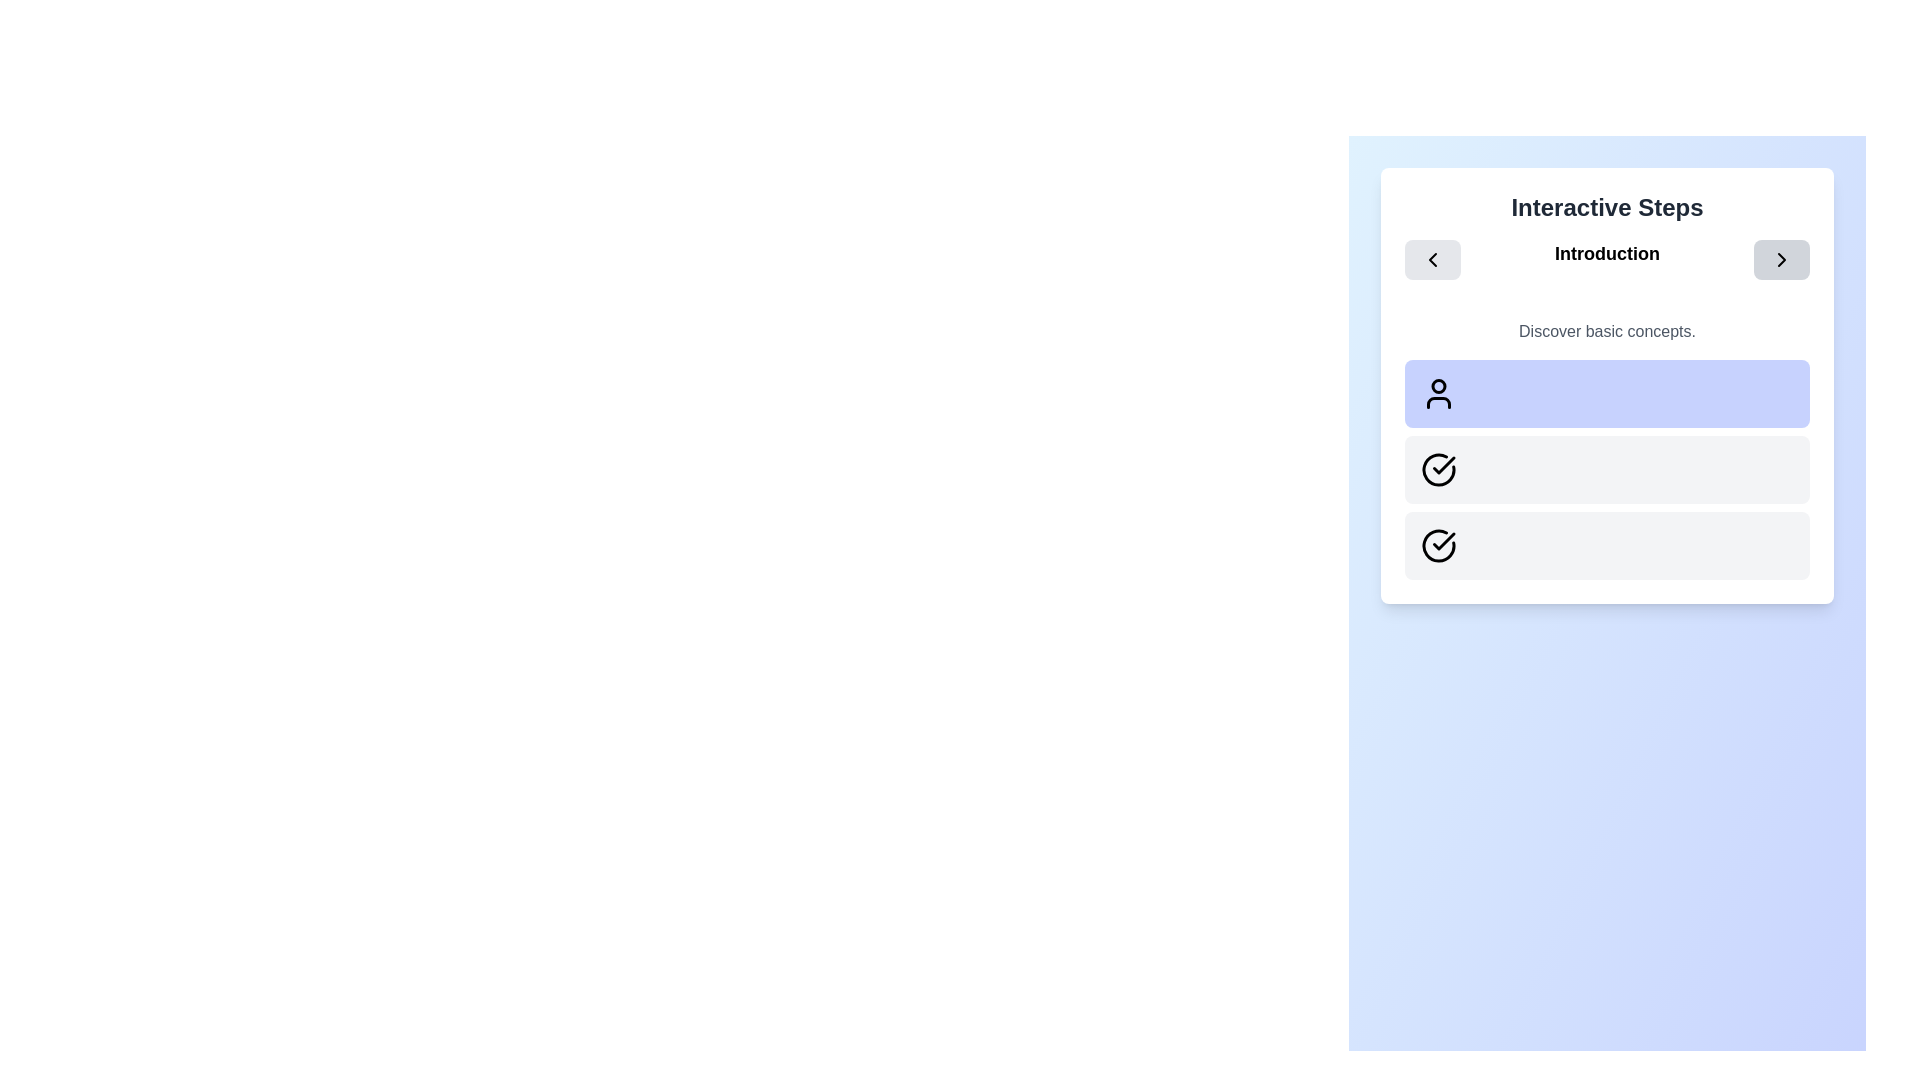 This screenshot has width=1920, height=1080. What do you see at coordinates (1607, 330) in the screenshot?
I see `the centered static text block displaying 'Discover basic concepts.' in gray color, located within the 'Interactive Steps' card, positioned below the 'Introduction' header` at bounding box center [1607, 330].